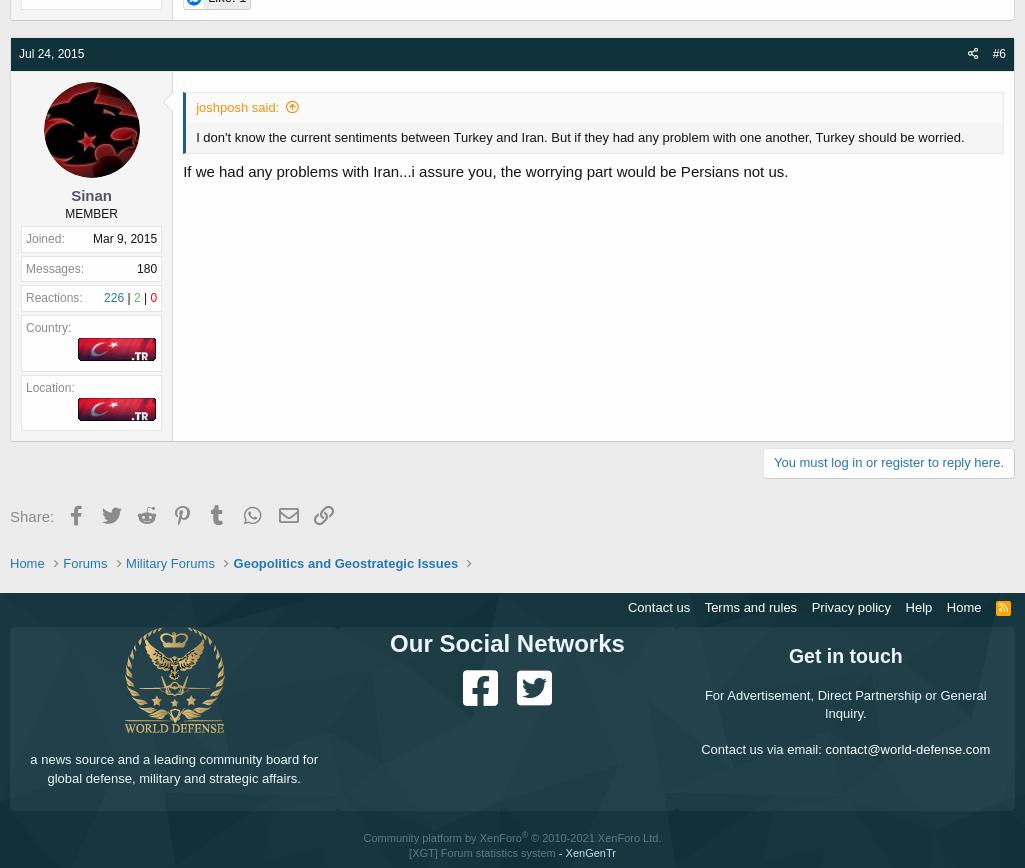 The height and width of the screenshot is (868, 1025). I want to click on 'Our Social Networks', so click(506, 643).